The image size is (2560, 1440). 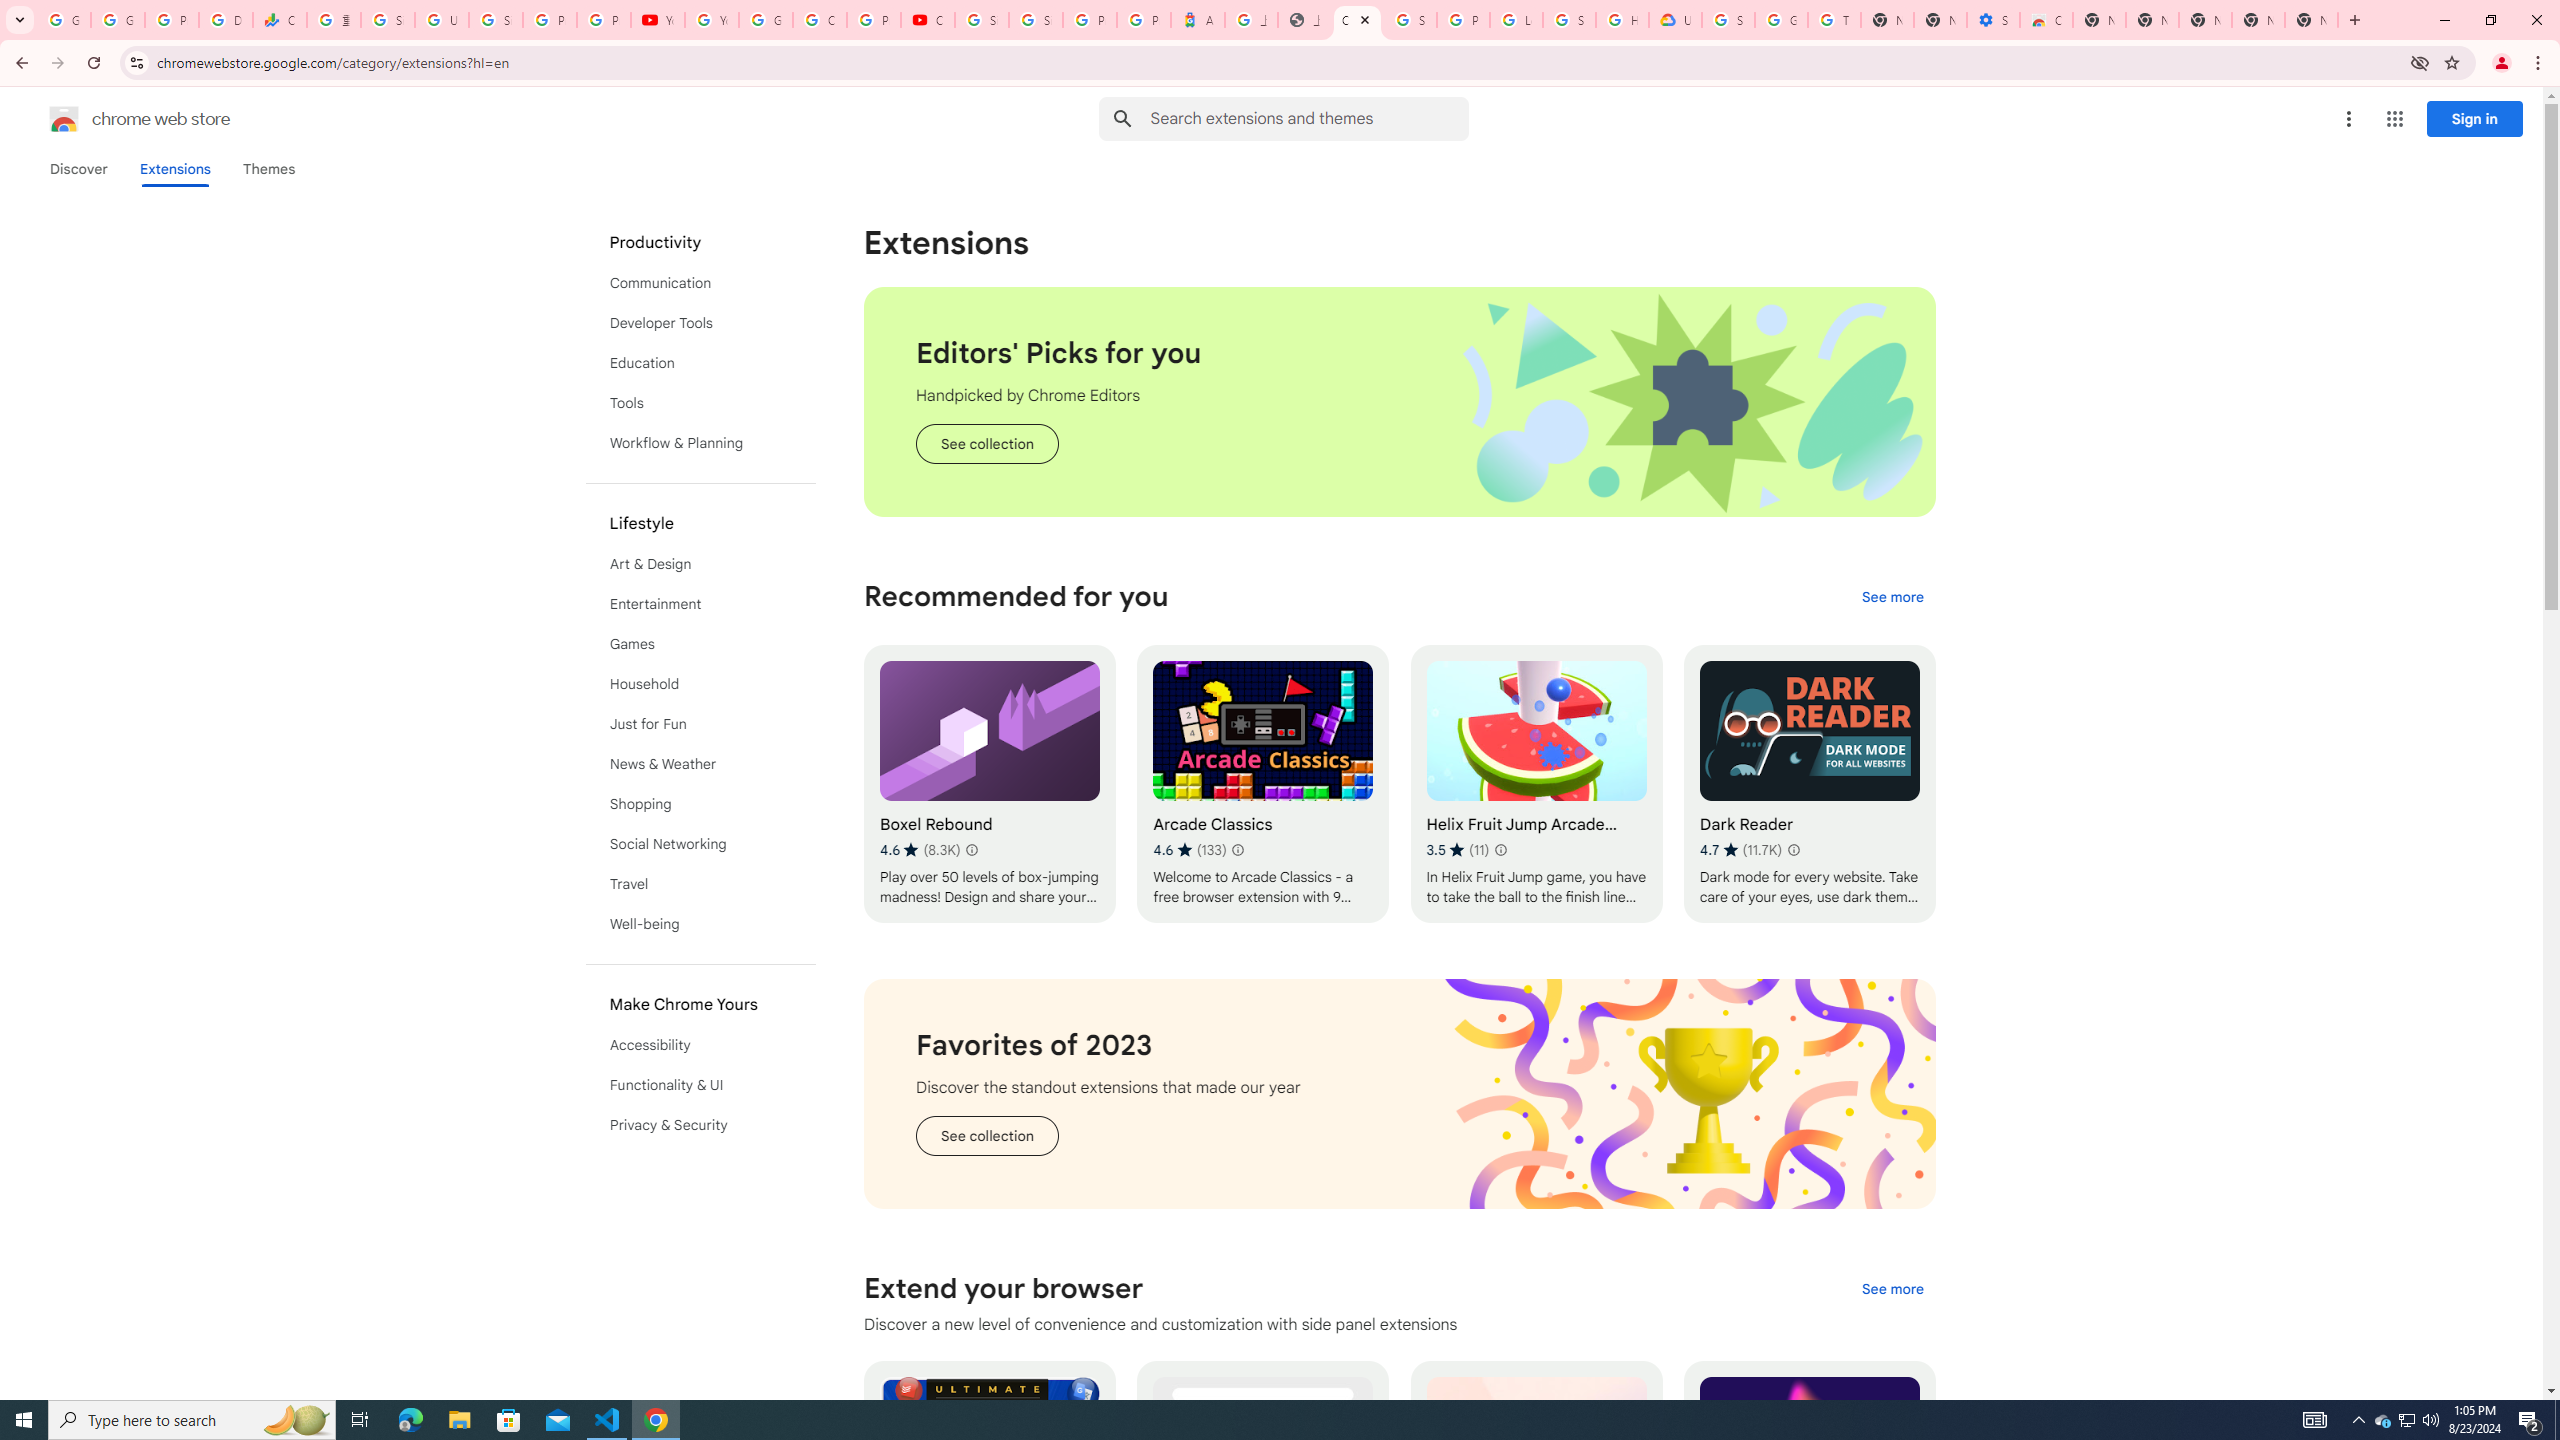 What do you see at coordinates (701, 1045) in the screenshot?
I see `'Accessibility'` at bounding box center [701, 1045].